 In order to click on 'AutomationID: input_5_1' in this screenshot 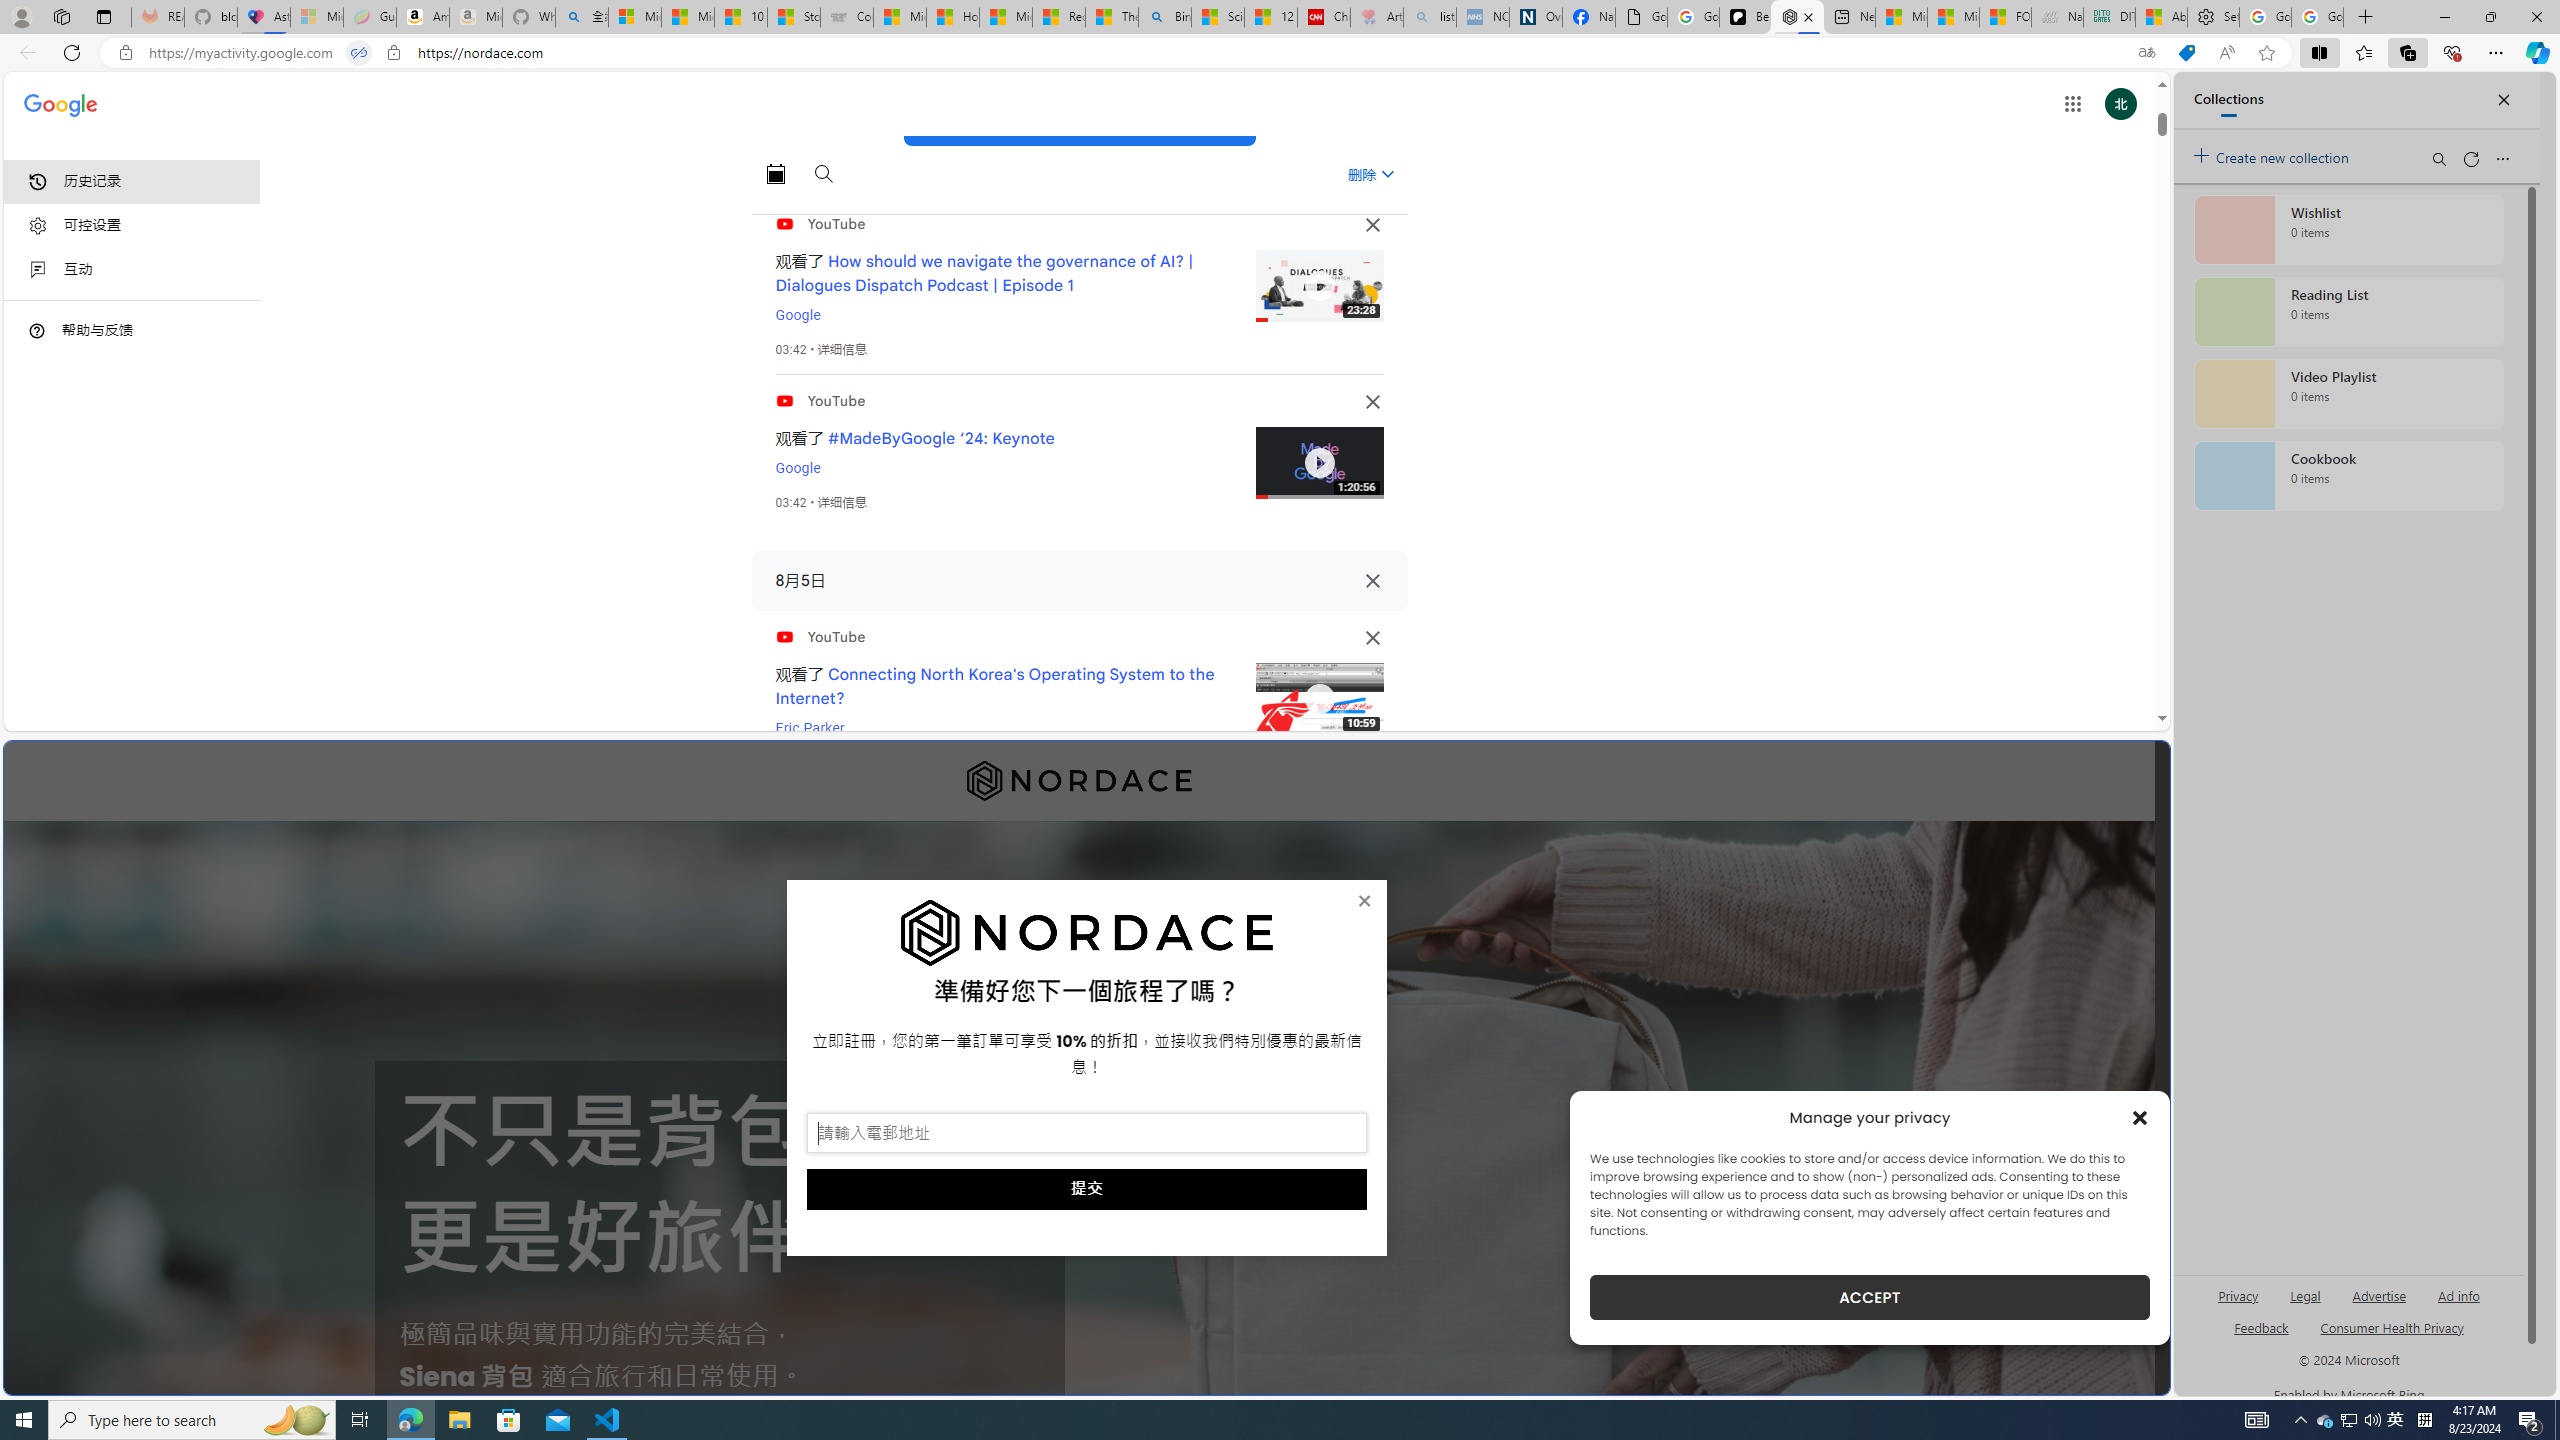, I will do `click(1085, 1133)`.